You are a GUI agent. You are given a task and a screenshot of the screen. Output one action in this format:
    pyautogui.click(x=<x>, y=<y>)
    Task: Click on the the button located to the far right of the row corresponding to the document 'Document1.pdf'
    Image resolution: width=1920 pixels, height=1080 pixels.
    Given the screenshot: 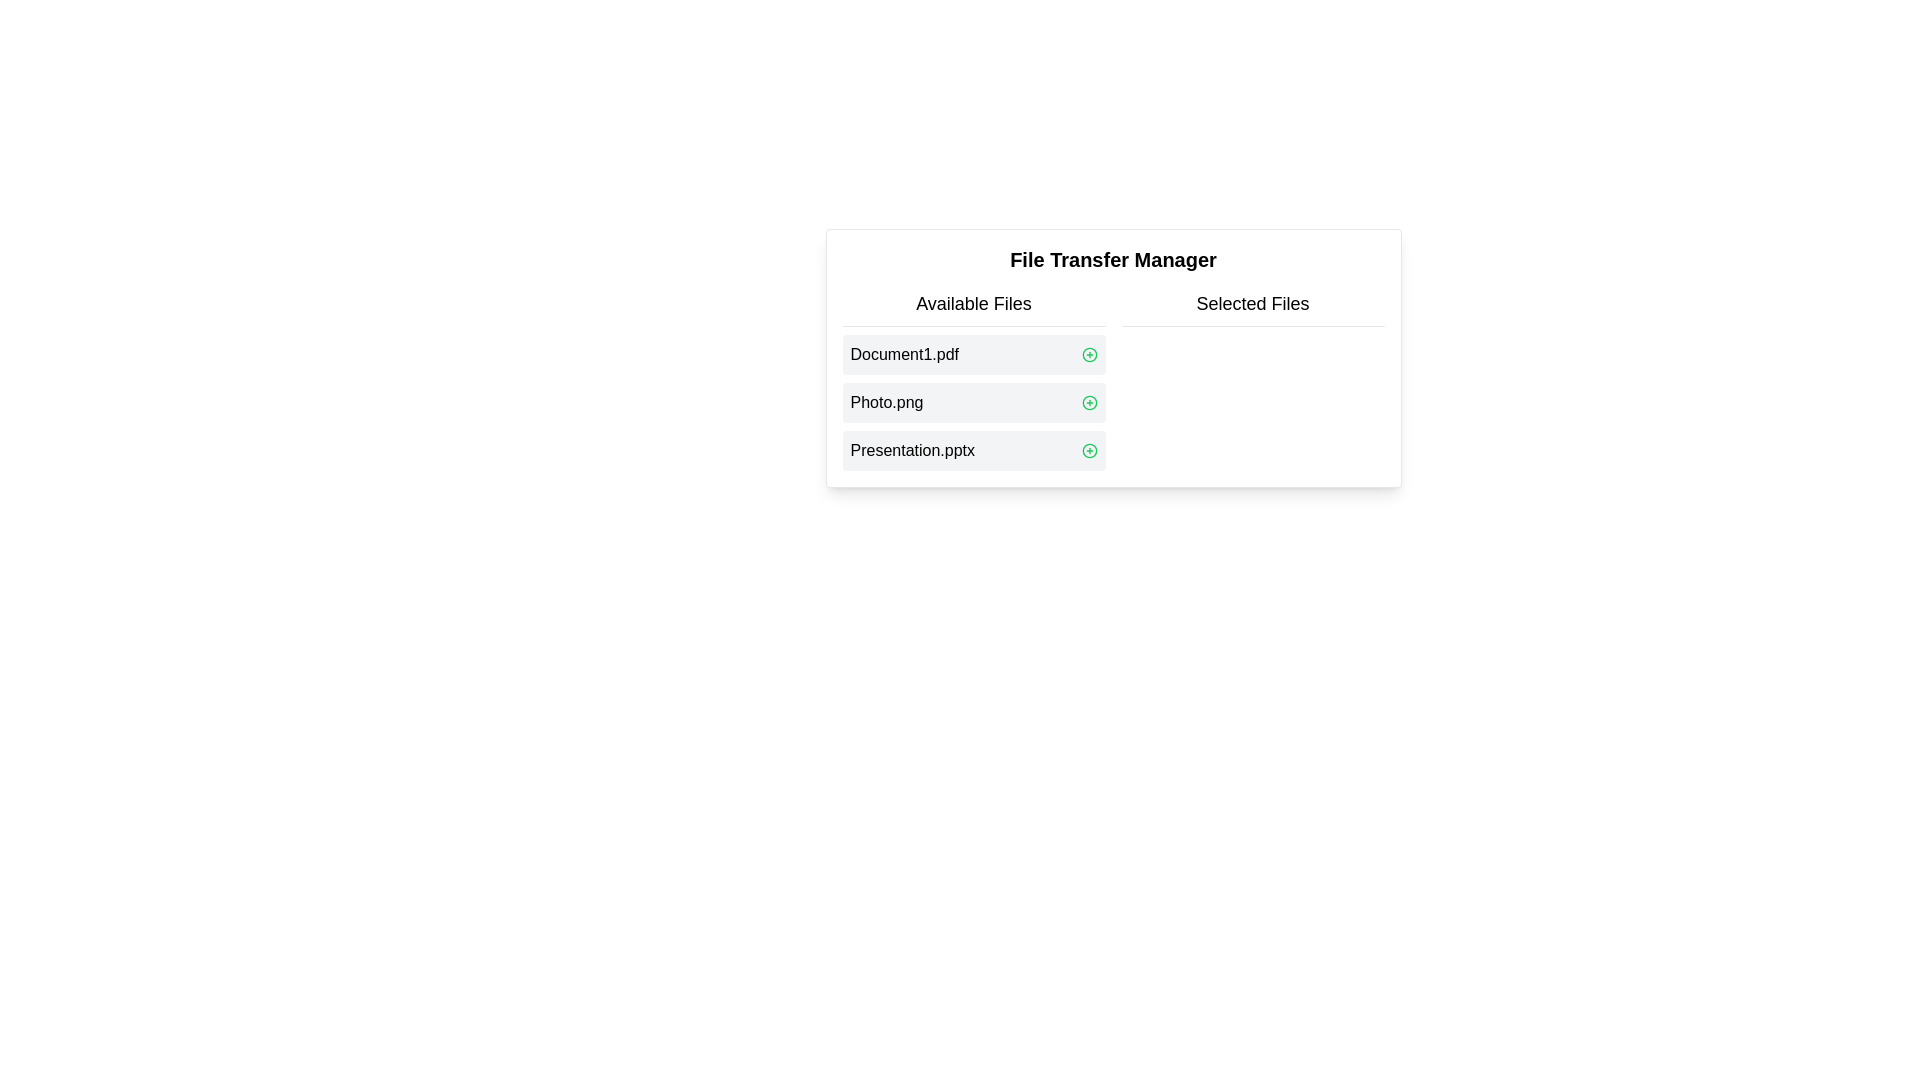 What is the action you would take?
    pyautogui.click(x=1088, y=353)
    